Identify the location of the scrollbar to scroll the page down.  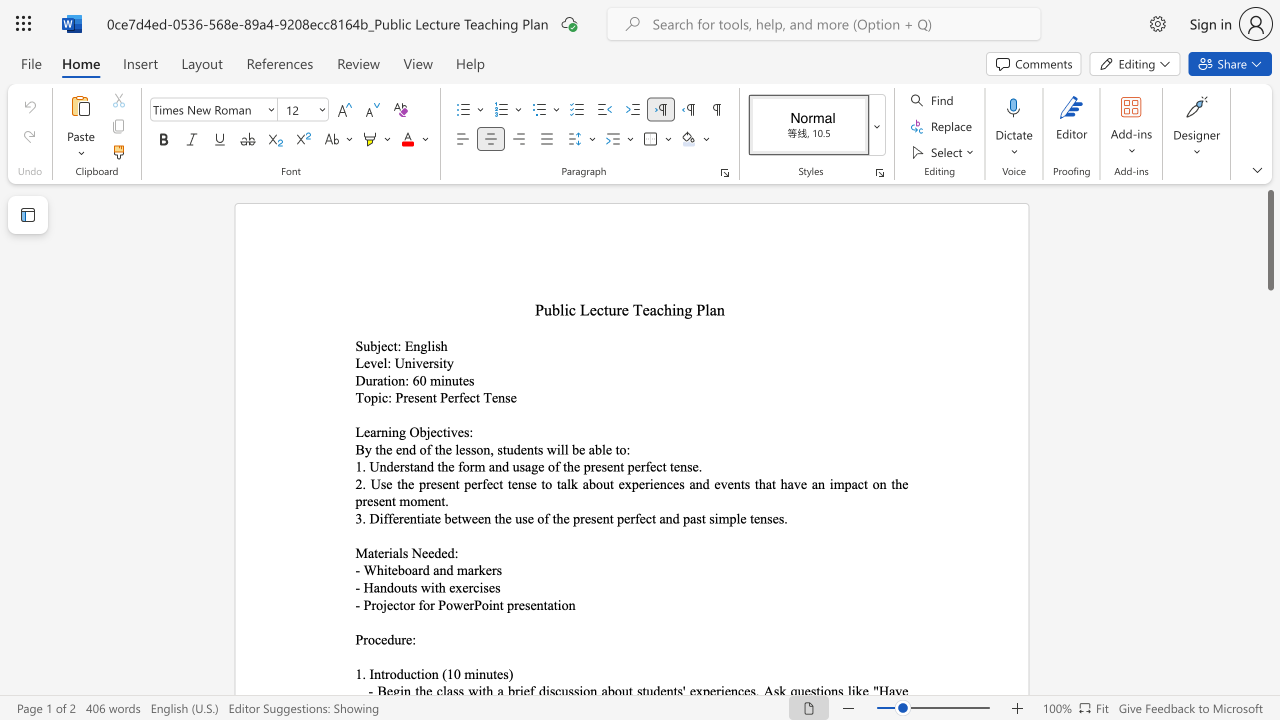
(1269, 630).